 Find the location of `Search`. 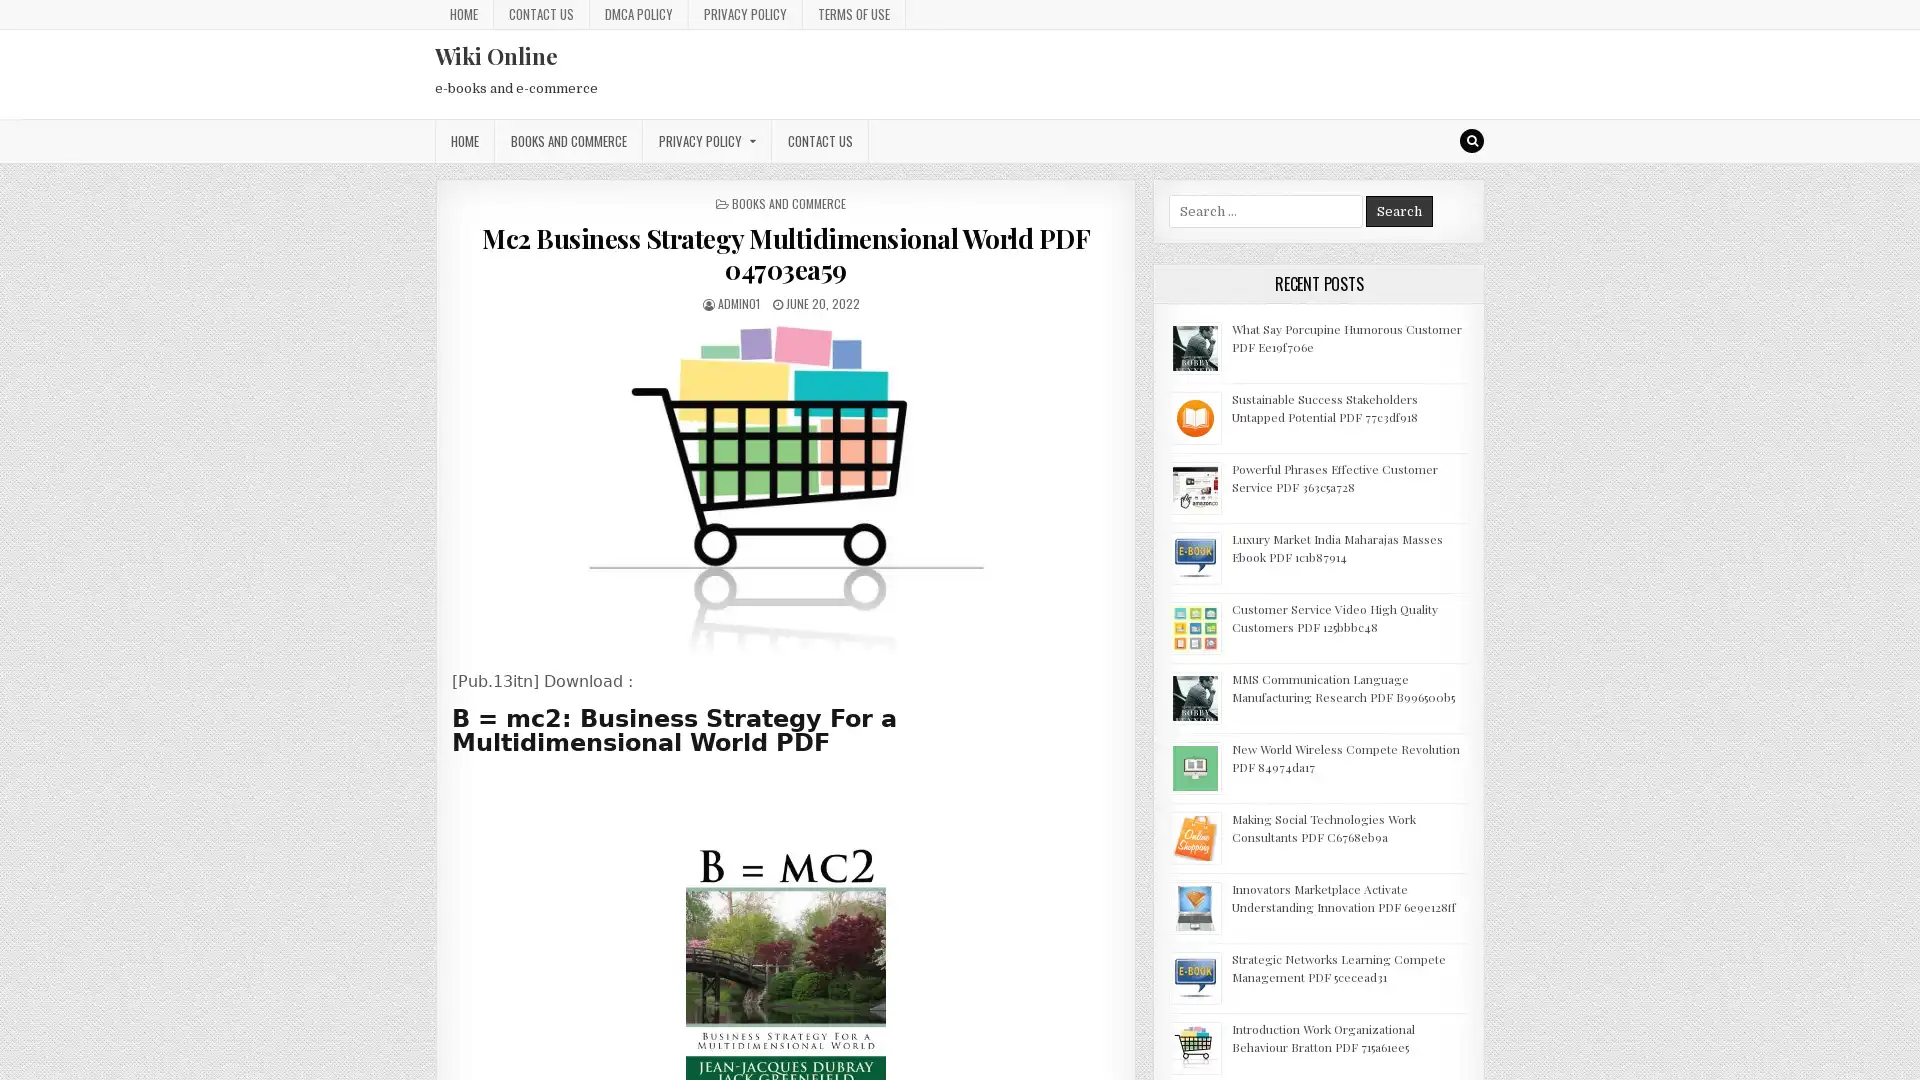

Search is located at coordinates (1398, 211).